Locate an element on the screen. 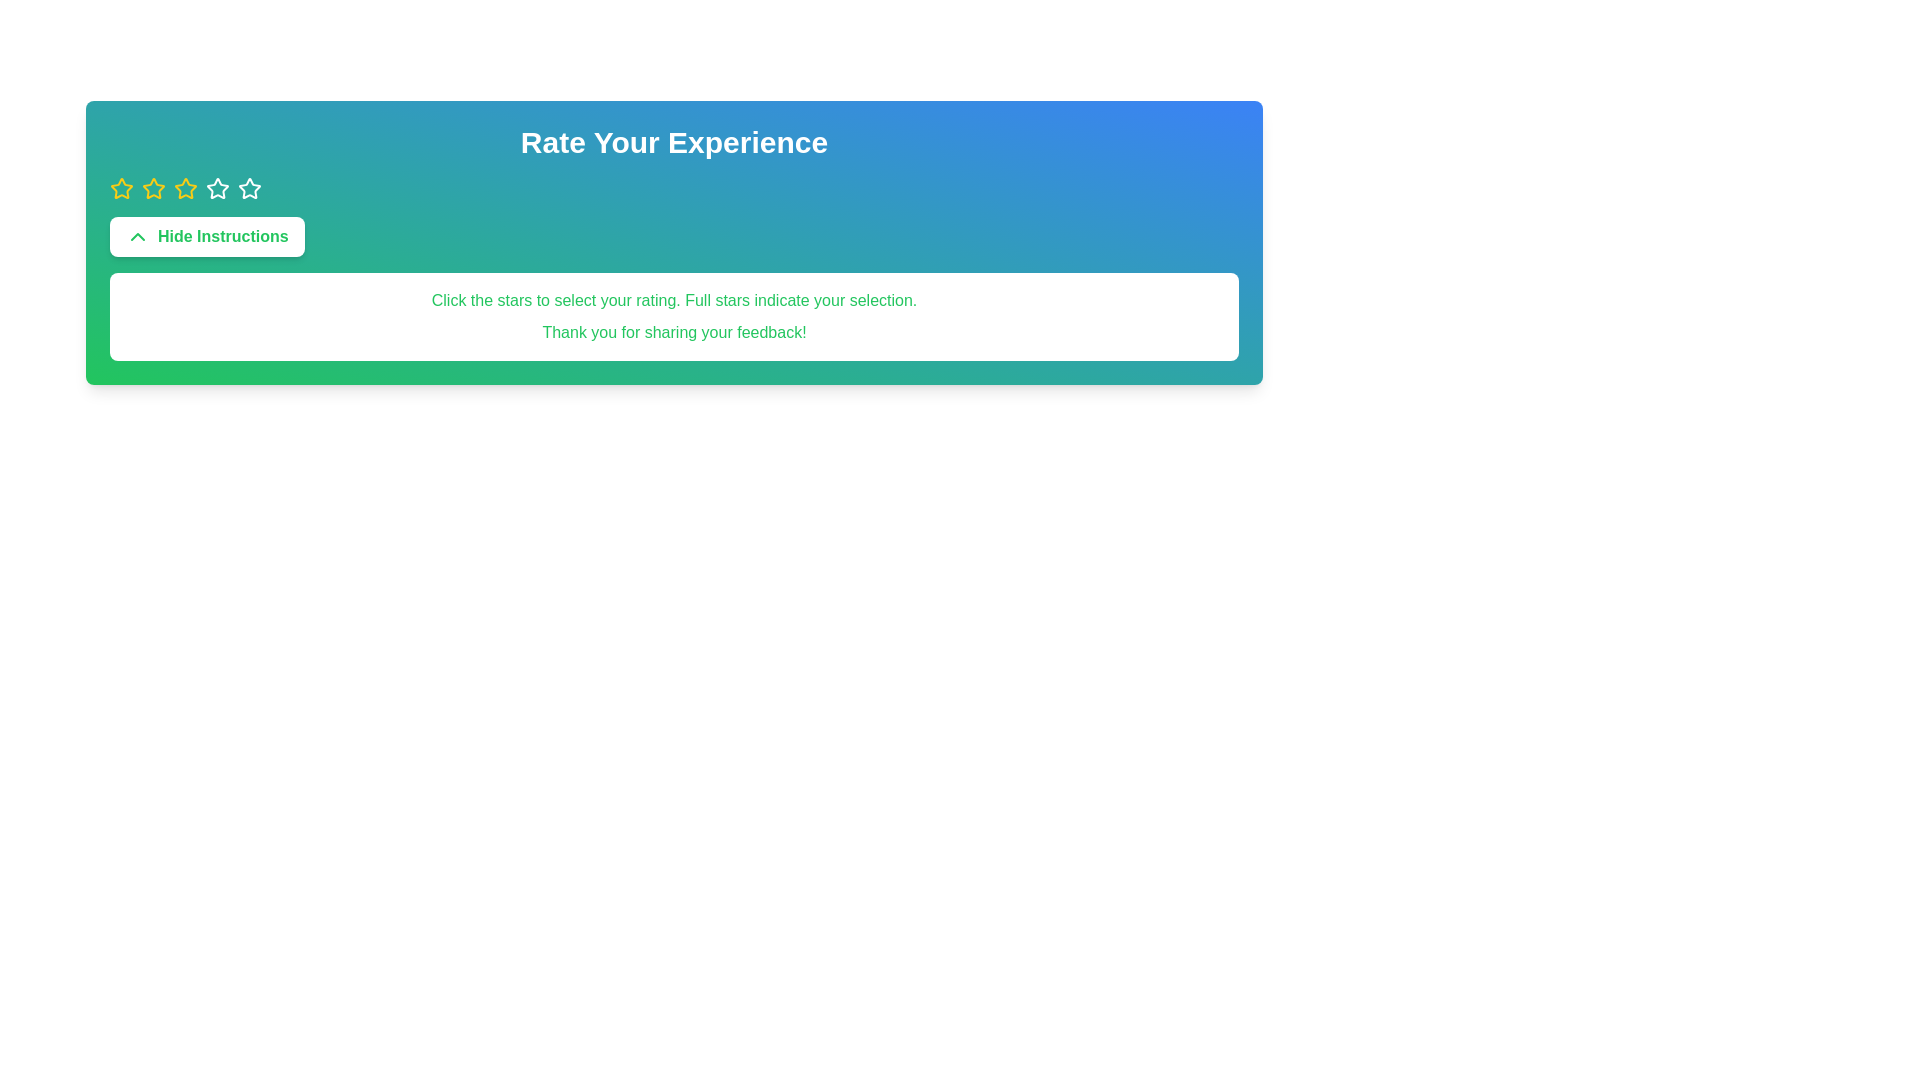 The image size is (1920, 1080). the static text that acknowledges and thanks the user for providing feedback, which is positioned below another text element within a white, rounded rectangle is located at coordinates (674, 331).